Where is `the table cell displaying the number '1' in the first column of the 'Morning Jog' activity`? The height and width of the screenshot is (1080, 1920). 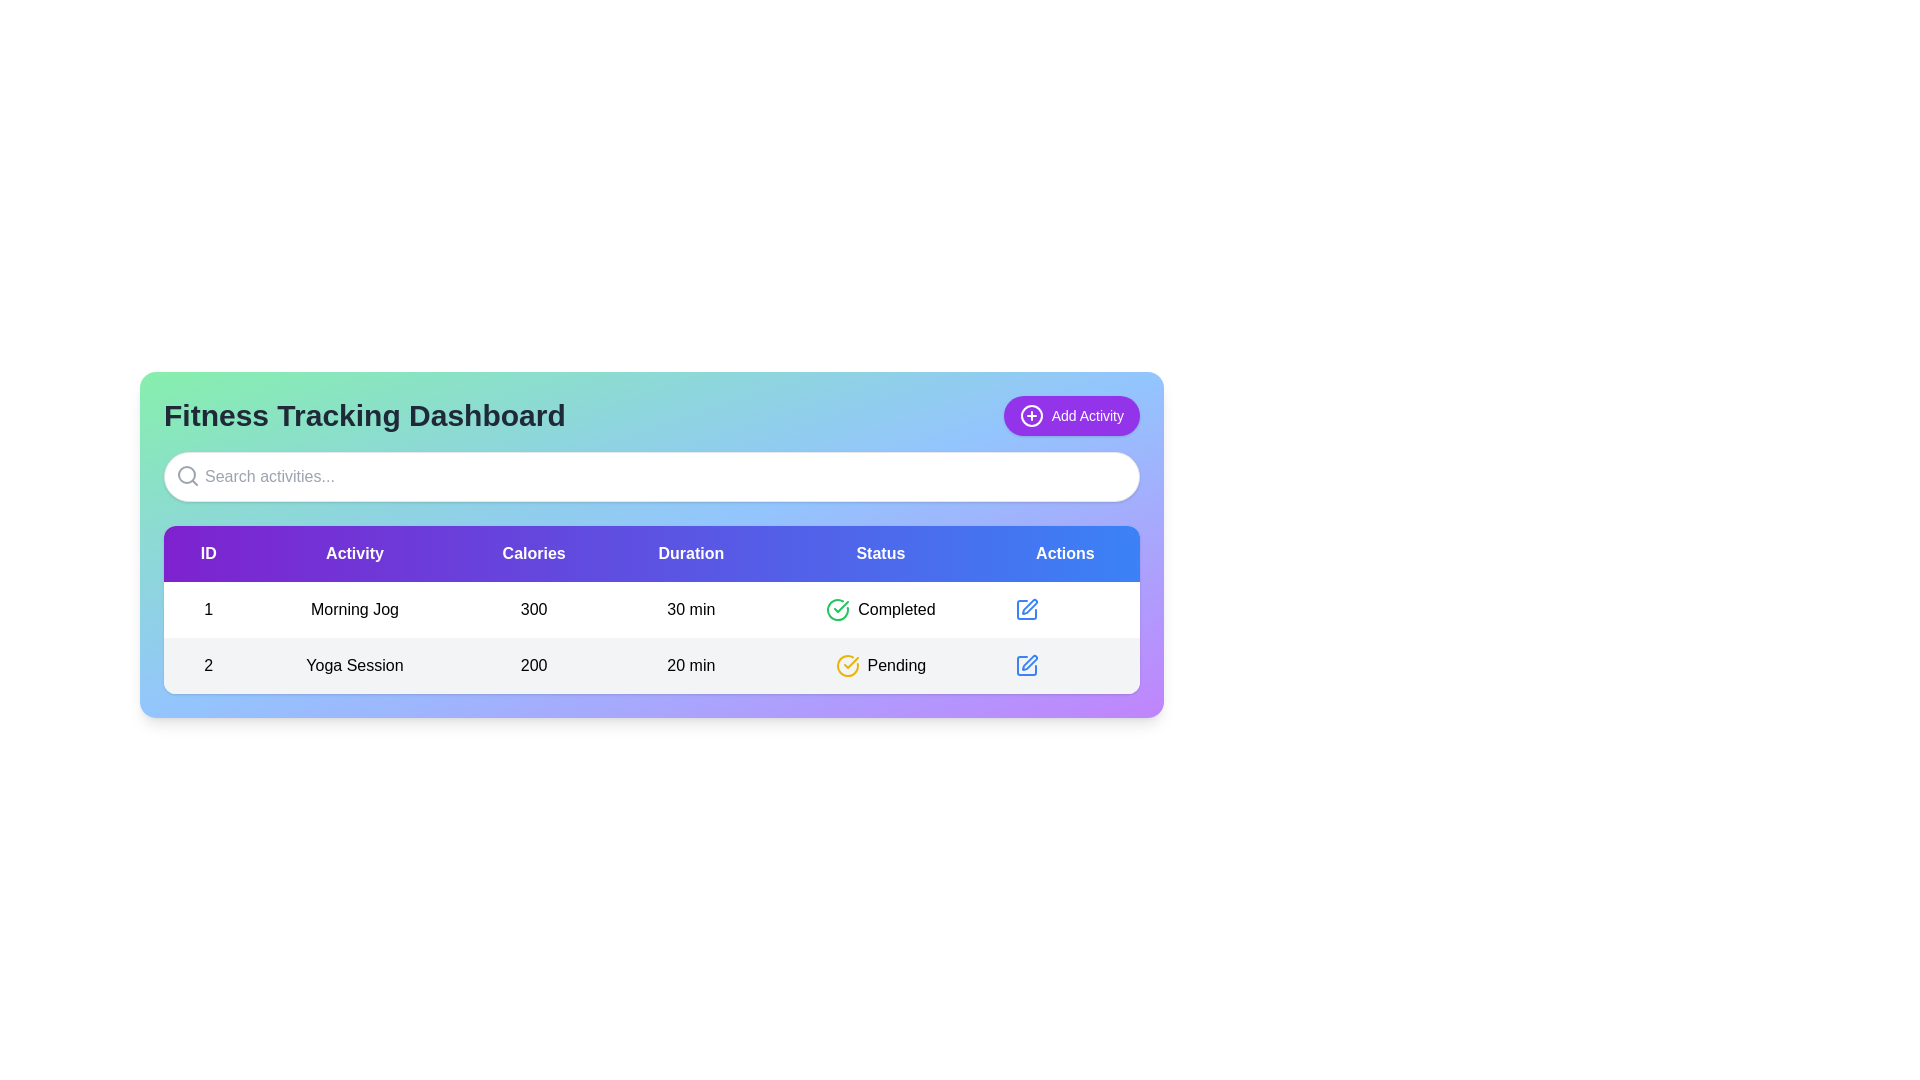 the table cell displaying the number '1' in the first column of the 'Morning Jog' activity is located at coordinates (208, 608).